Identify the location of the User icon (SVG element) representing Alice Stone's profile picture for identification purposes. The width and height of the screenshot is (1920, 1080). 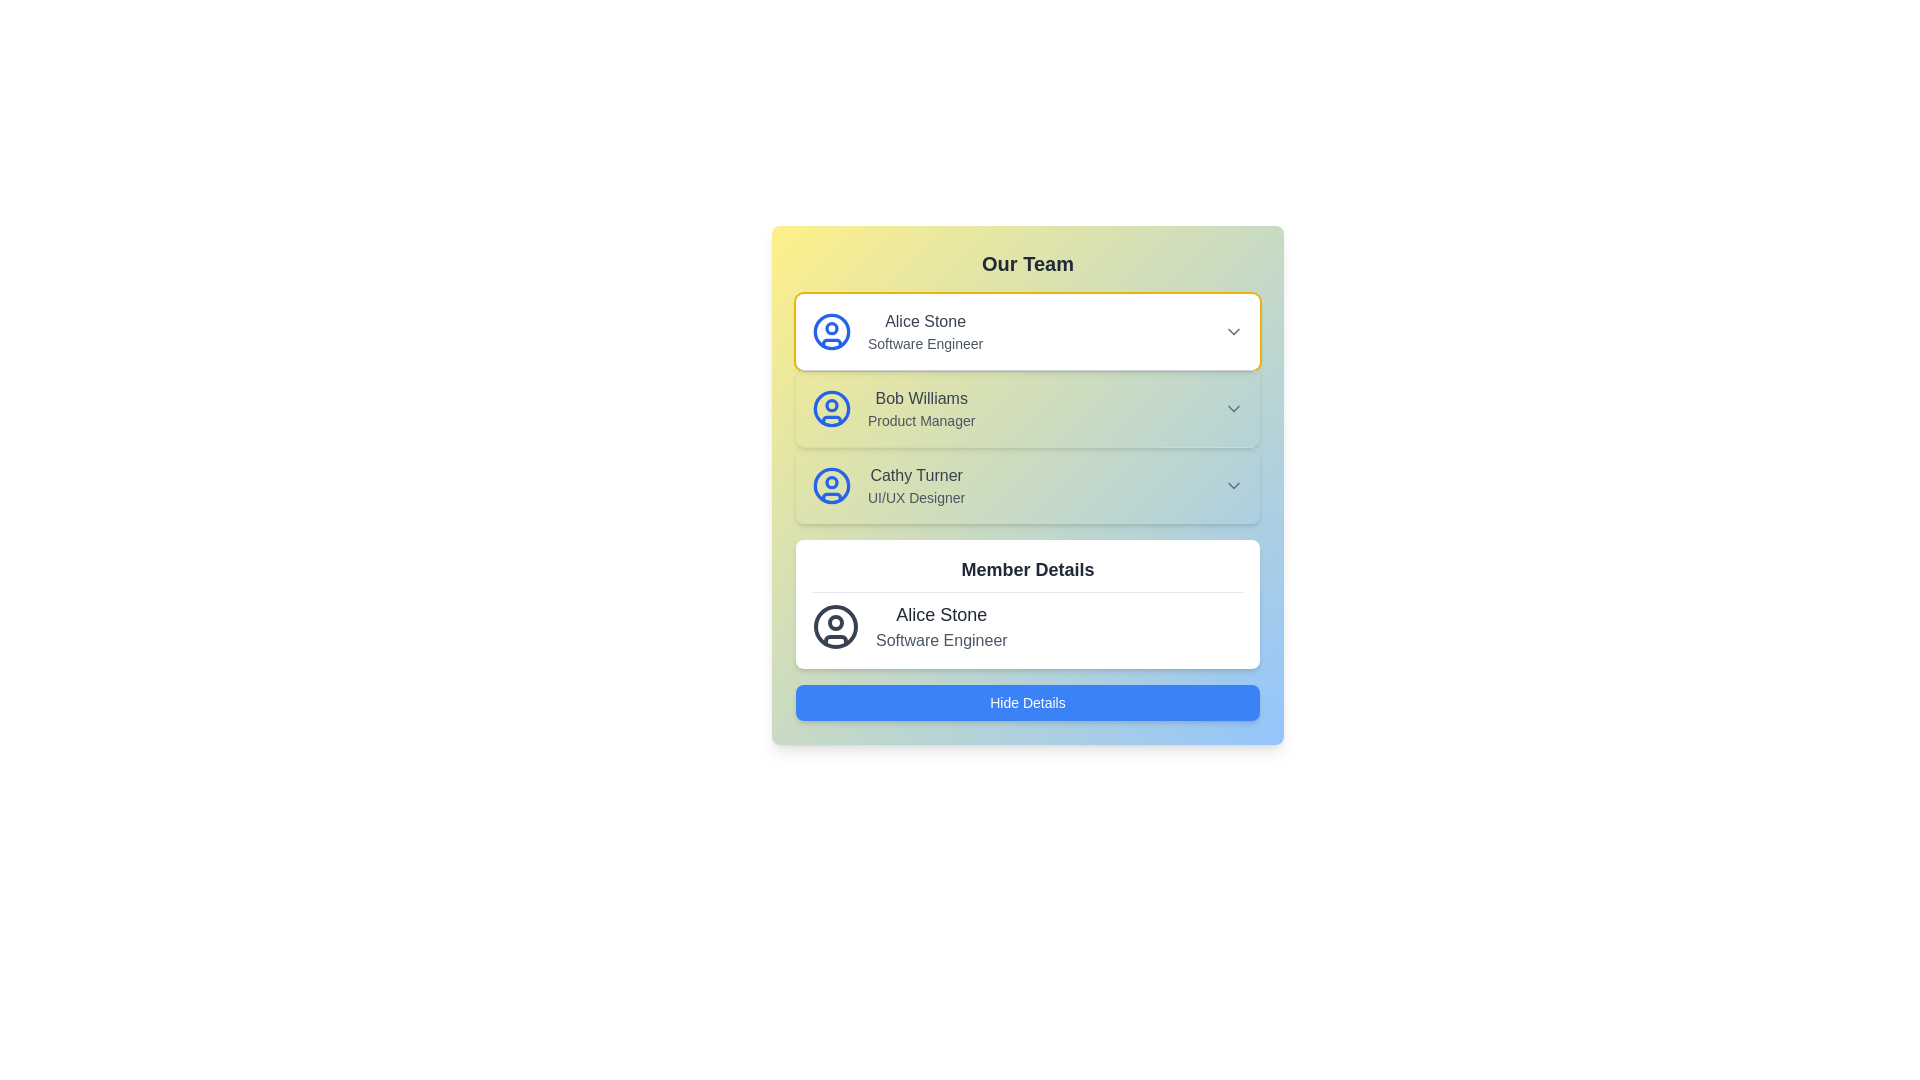
(831, 407).